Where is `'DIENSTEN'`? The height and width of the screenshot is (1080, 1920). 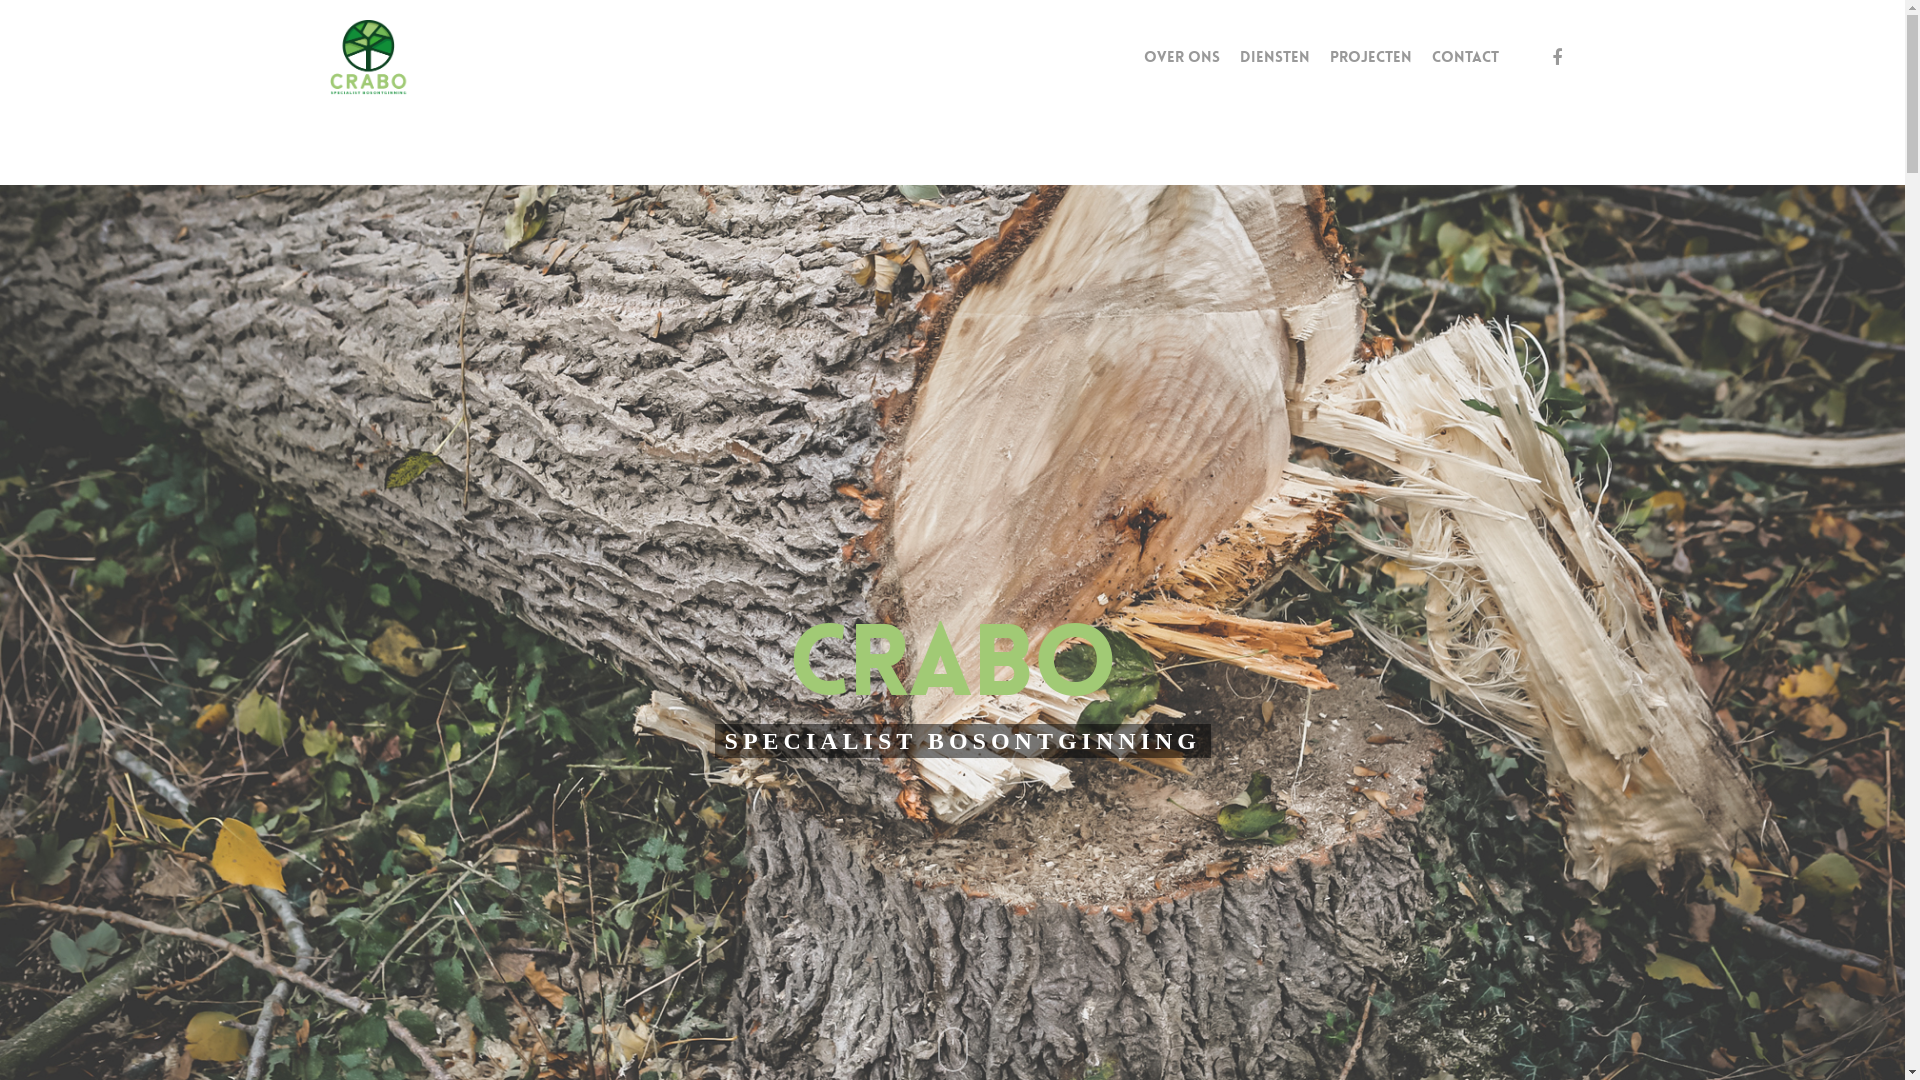
'DIENSTEN' is located at coordinates (1274, 56).